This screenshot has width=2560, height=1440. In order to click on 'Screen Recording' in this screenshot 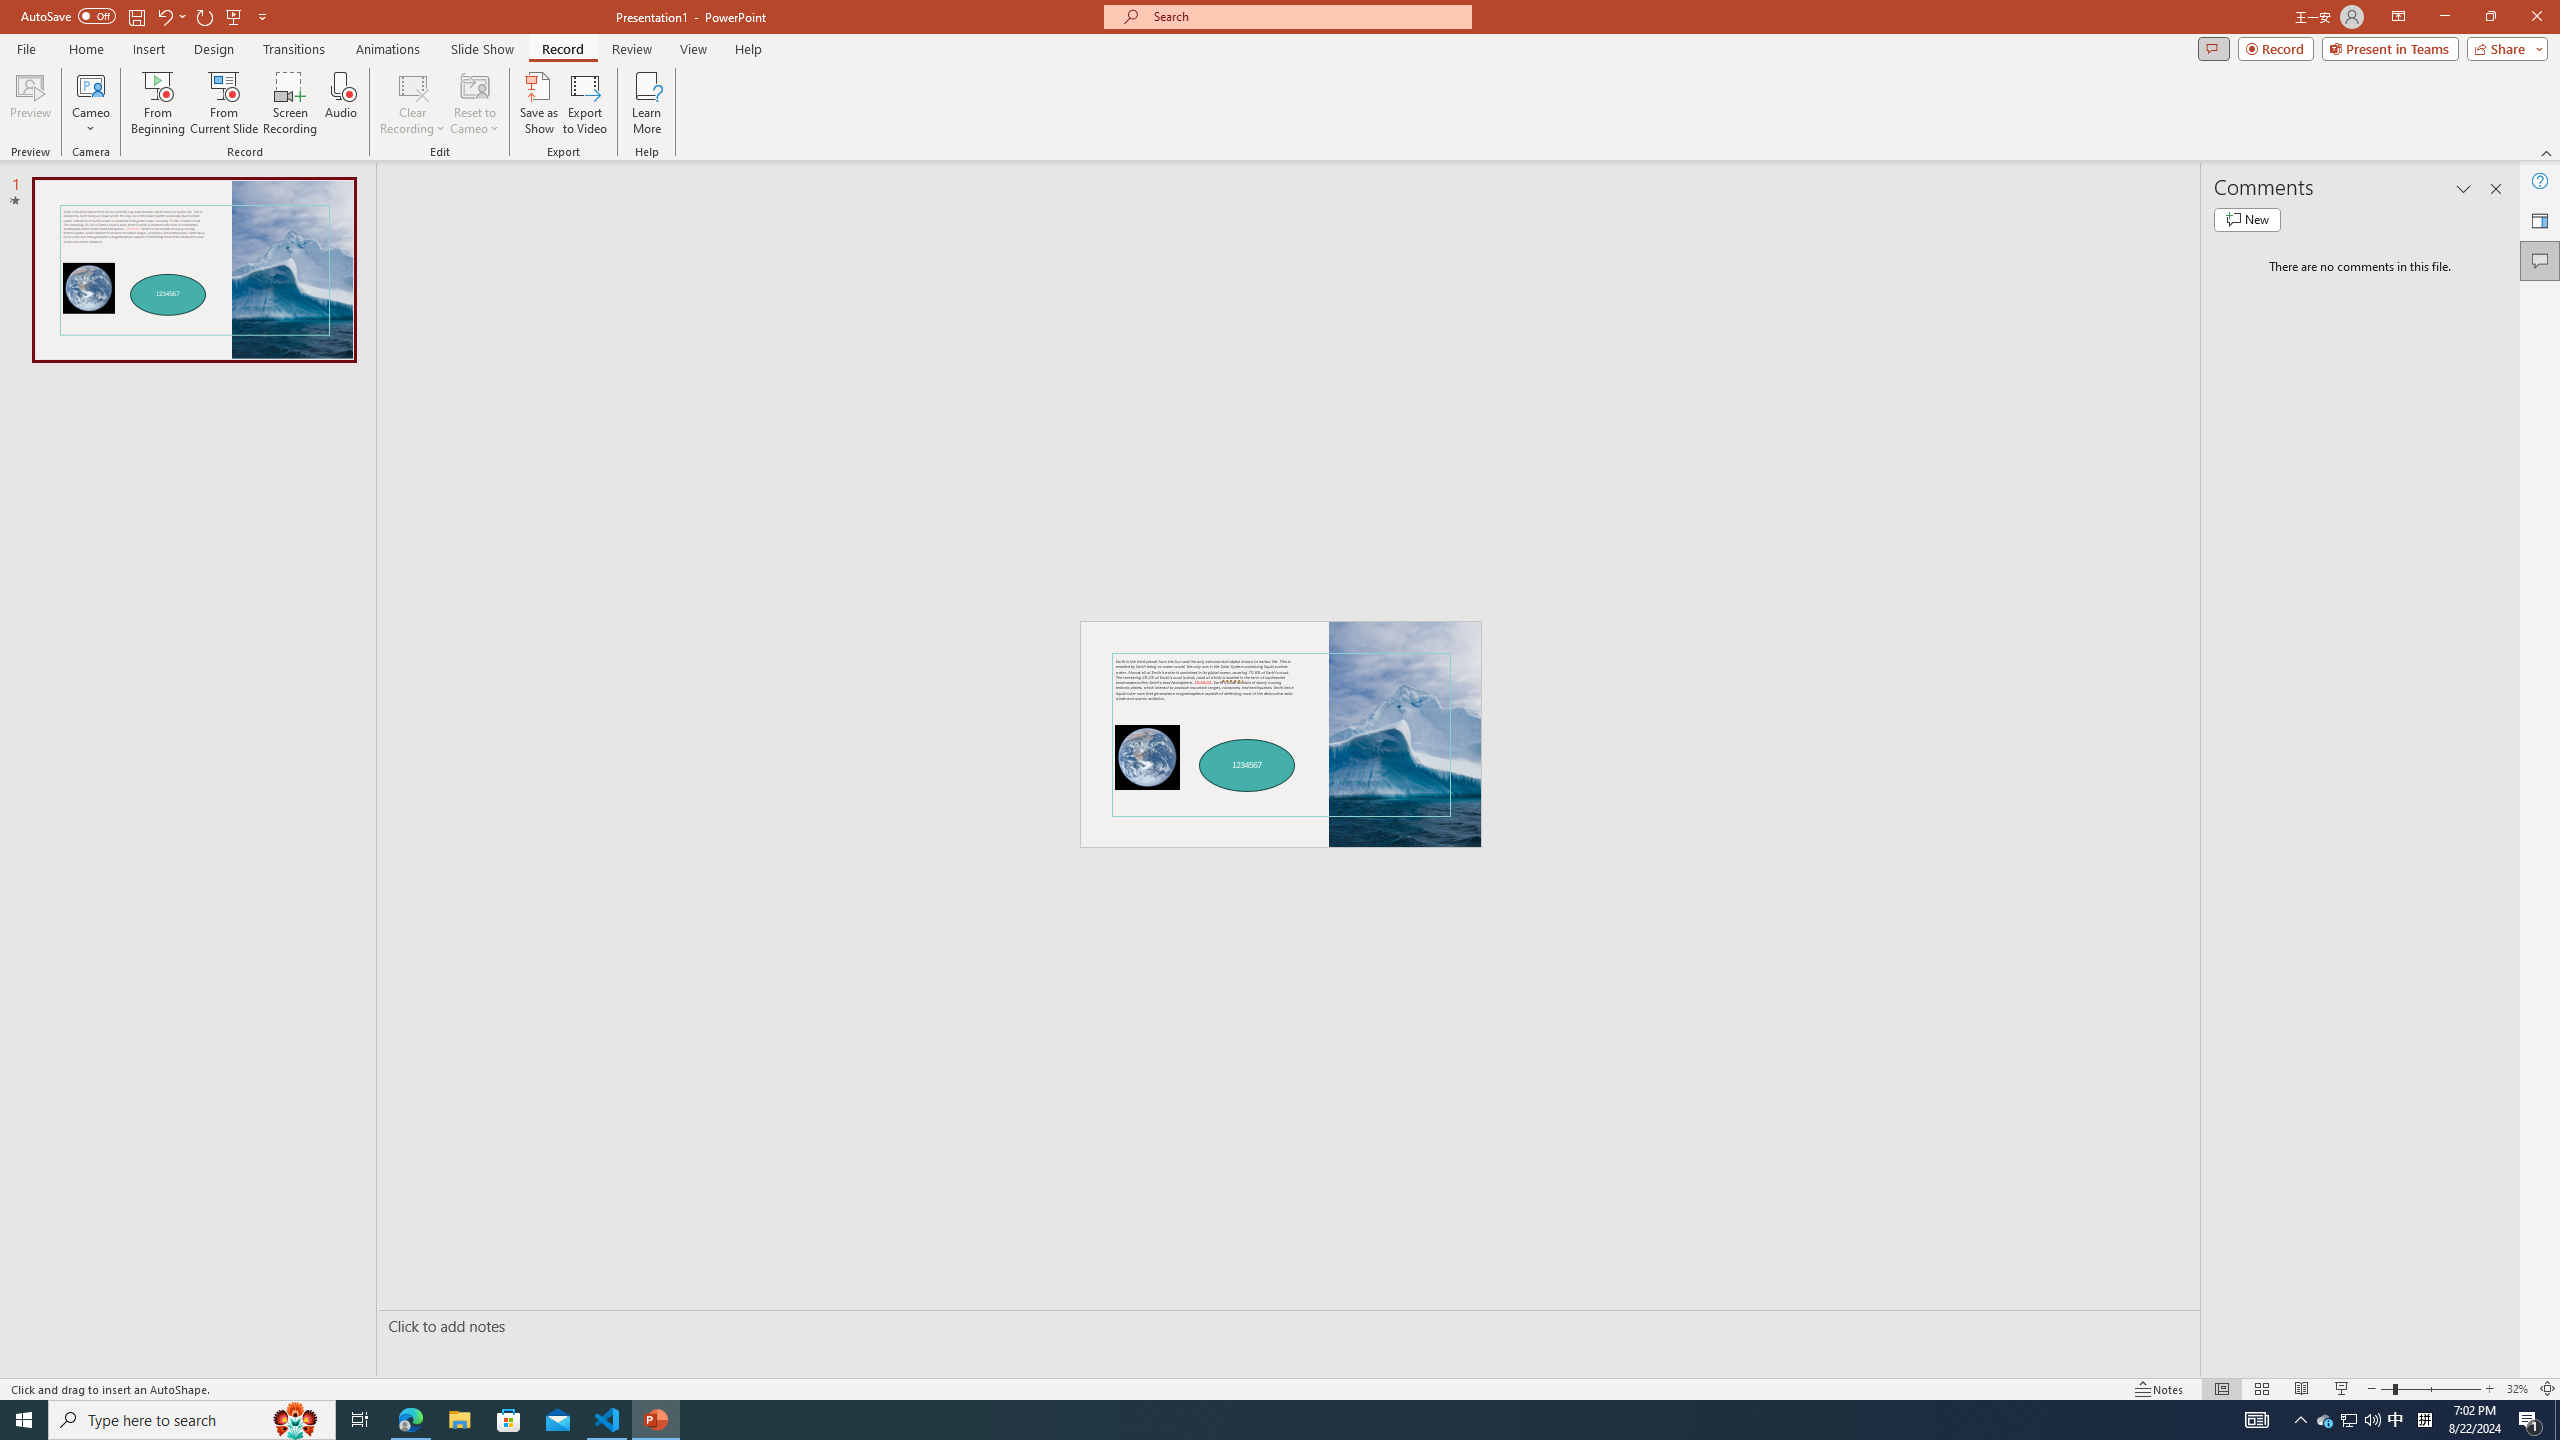, I will do `click(289, 103)`.